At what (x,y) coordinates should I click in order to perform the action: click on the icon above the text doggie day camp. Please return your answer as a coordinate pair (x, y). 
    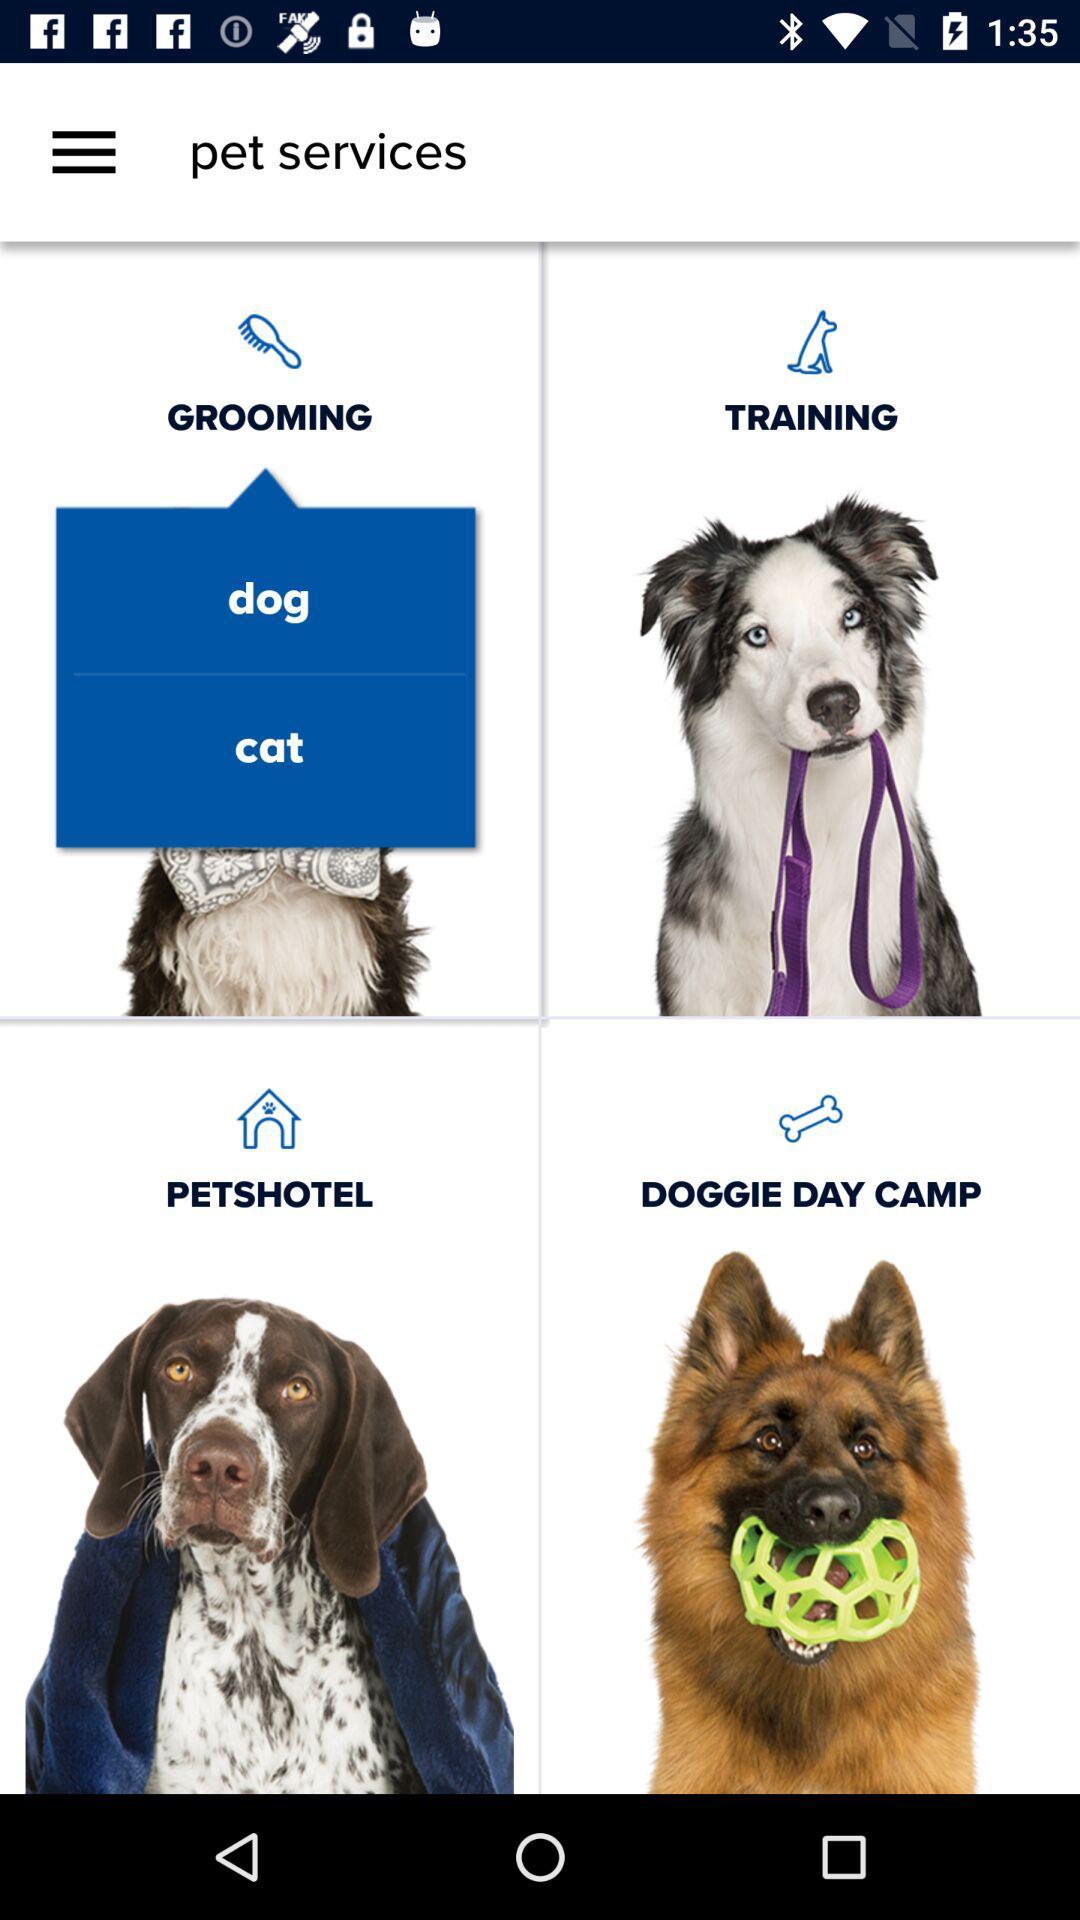
    Looking at the image, I should click on (810, 1117).